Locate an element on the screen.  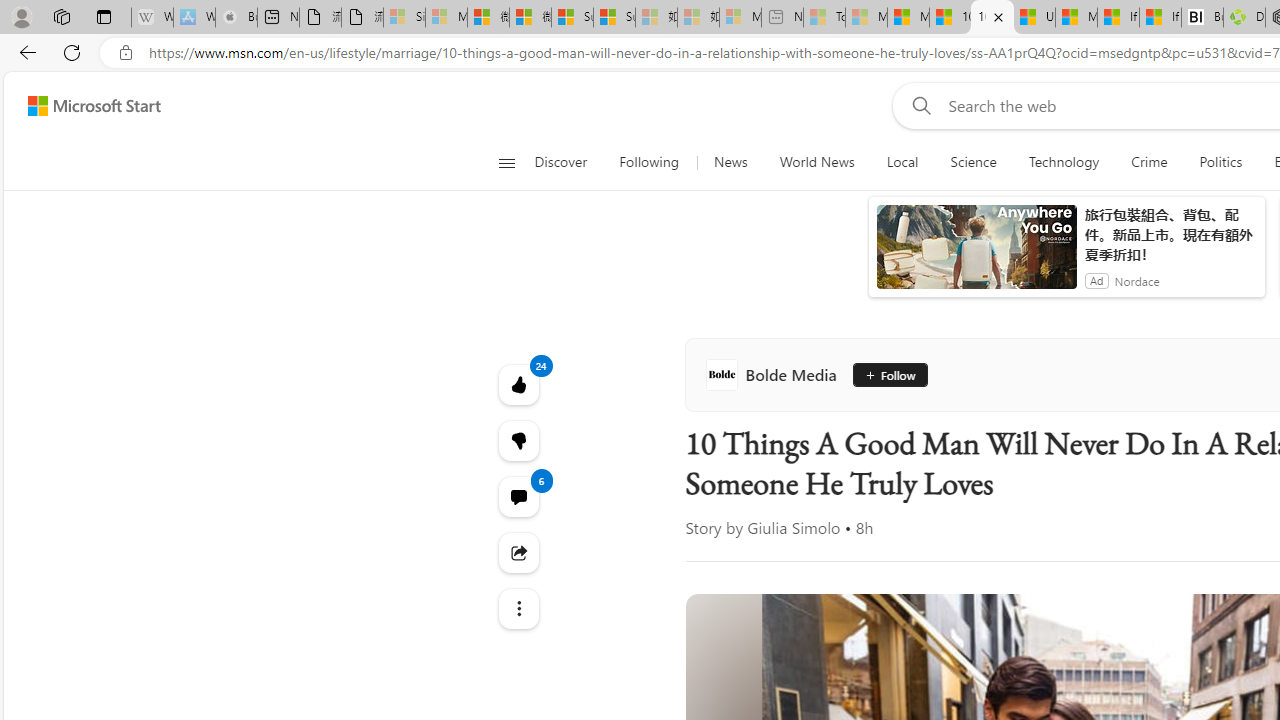
'Web search' is located at coordinates (916, 105).